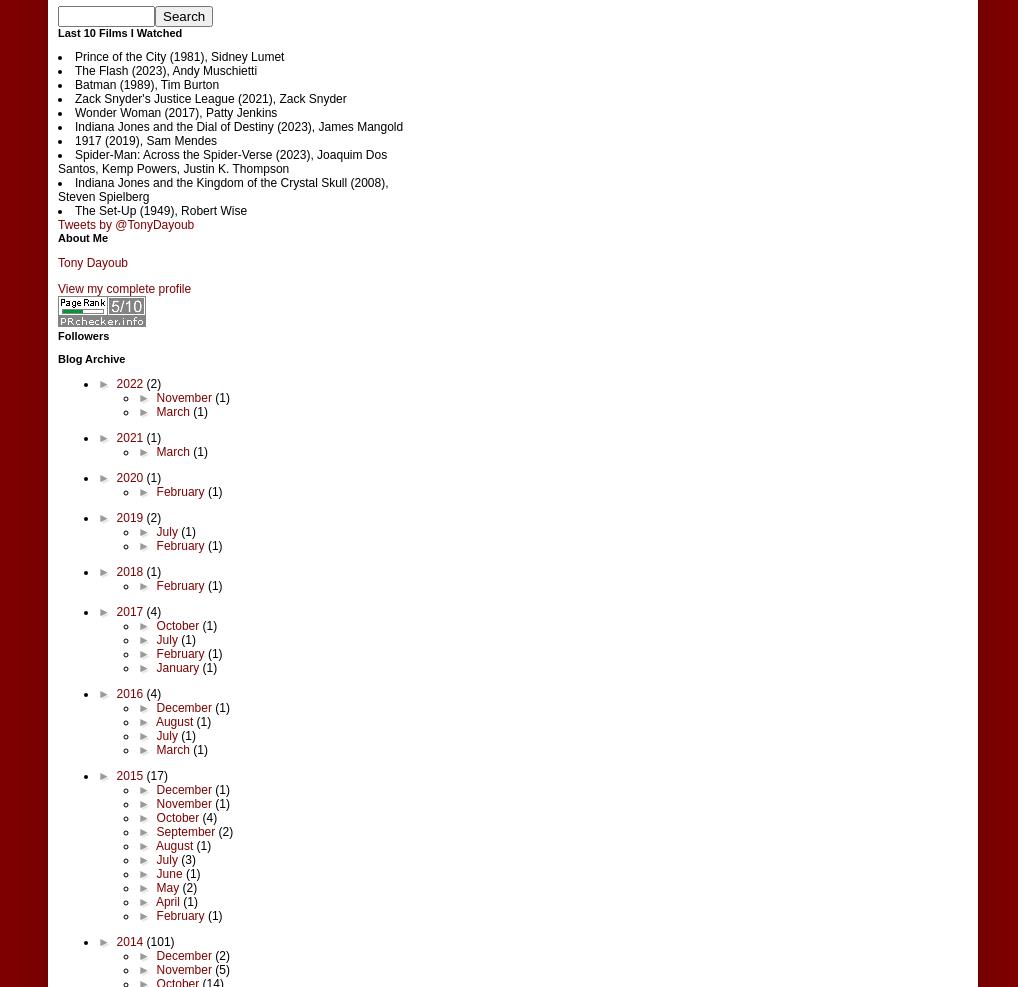  Describe the element at coordinates (130, 569) in the screenshot. I see `'2018'` at that location.